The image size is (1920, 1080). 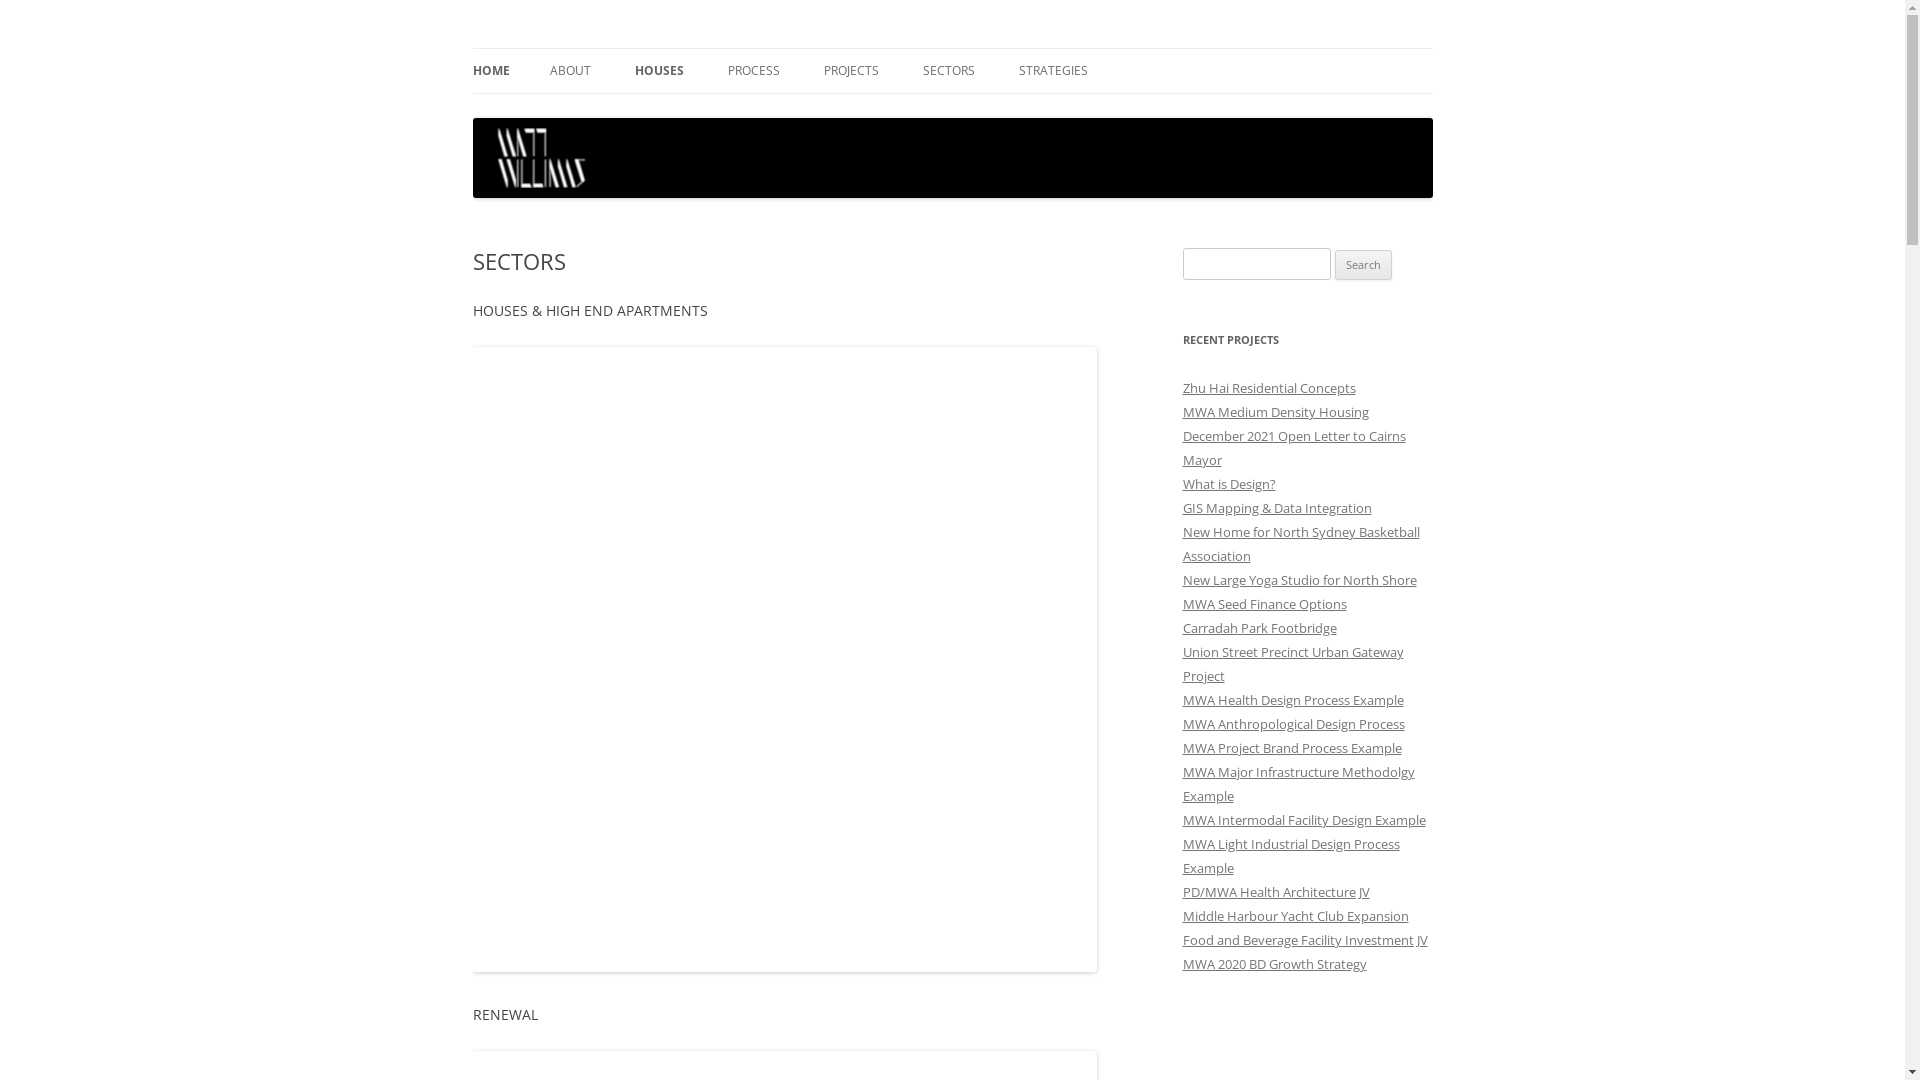 What do you see at coordinates (490, 69) in the screenshot?
I see `'HOME'` at bounding box center [490, 69].